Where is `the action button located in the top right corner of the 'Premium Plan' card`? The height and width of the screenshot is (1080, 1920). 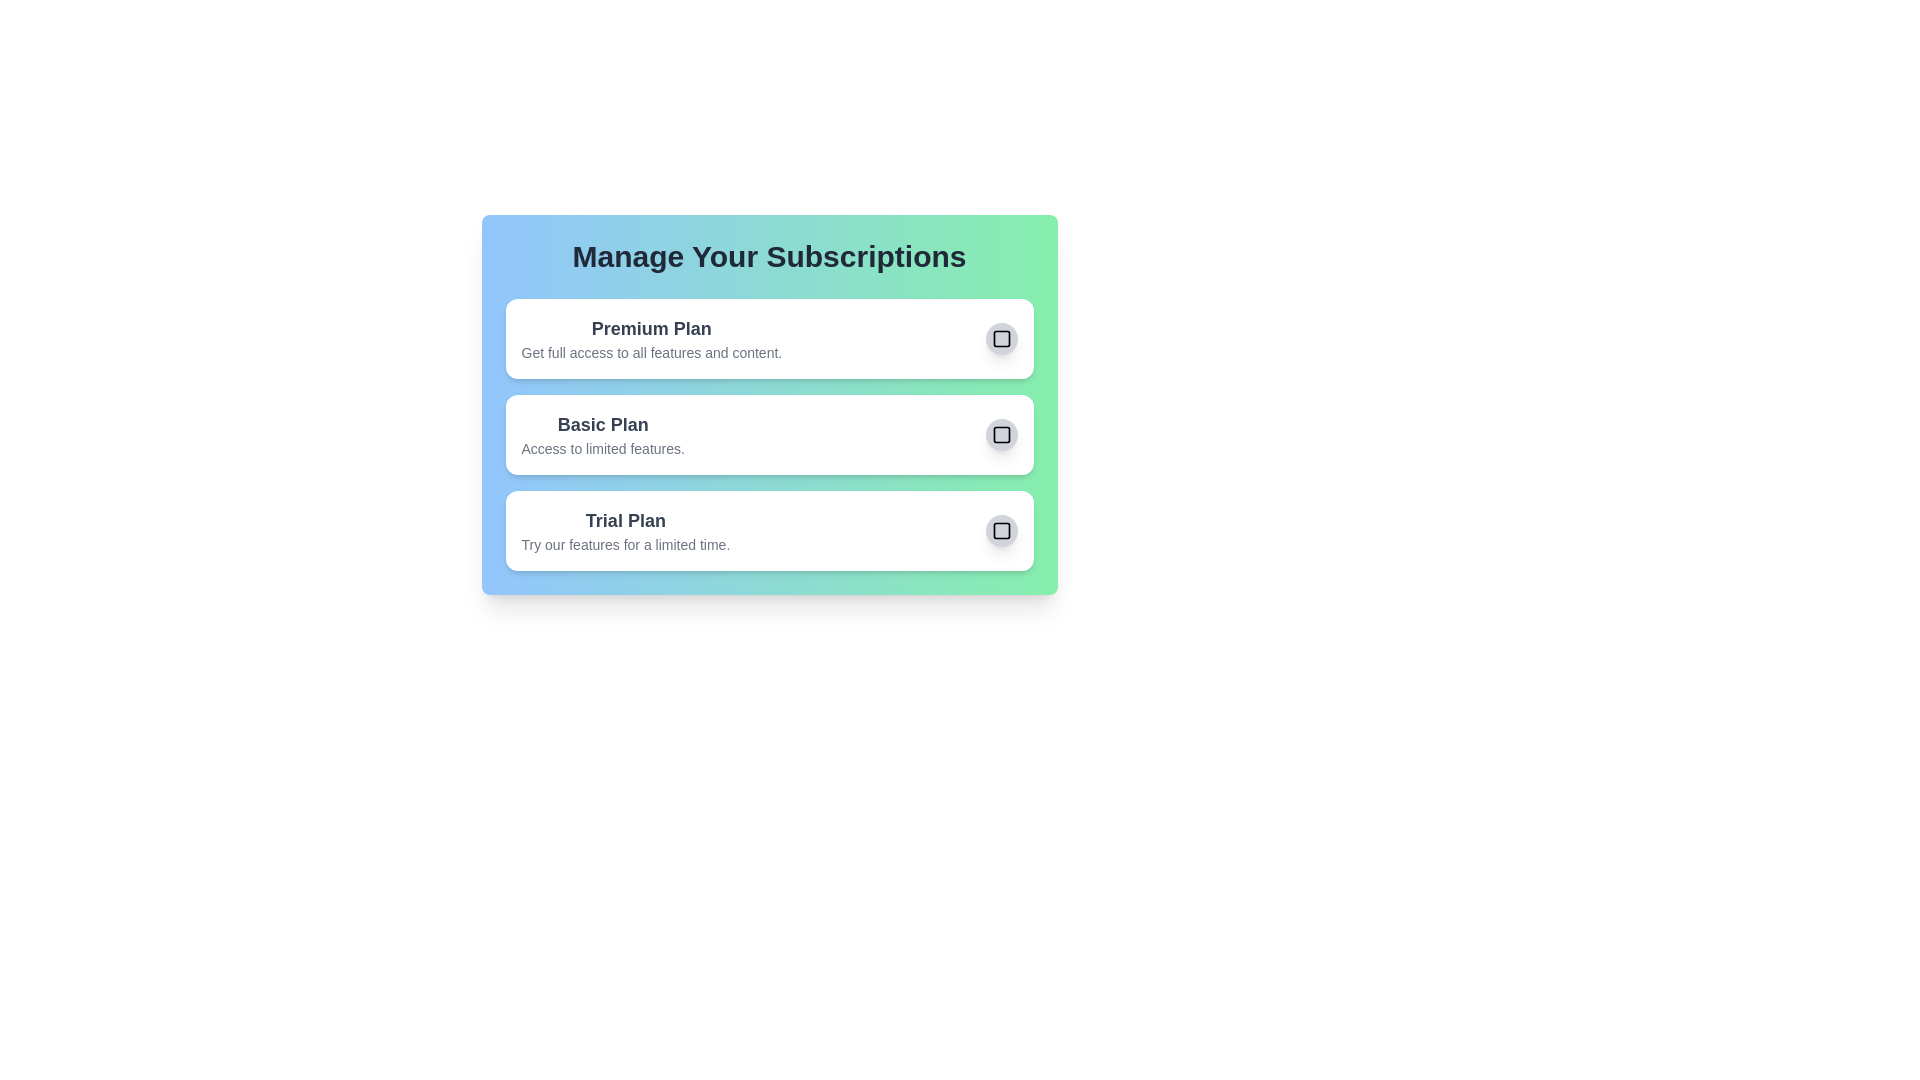 the action button located in the top right corner of the 'Premium Plan' card is located at coordinates (1001, 338).